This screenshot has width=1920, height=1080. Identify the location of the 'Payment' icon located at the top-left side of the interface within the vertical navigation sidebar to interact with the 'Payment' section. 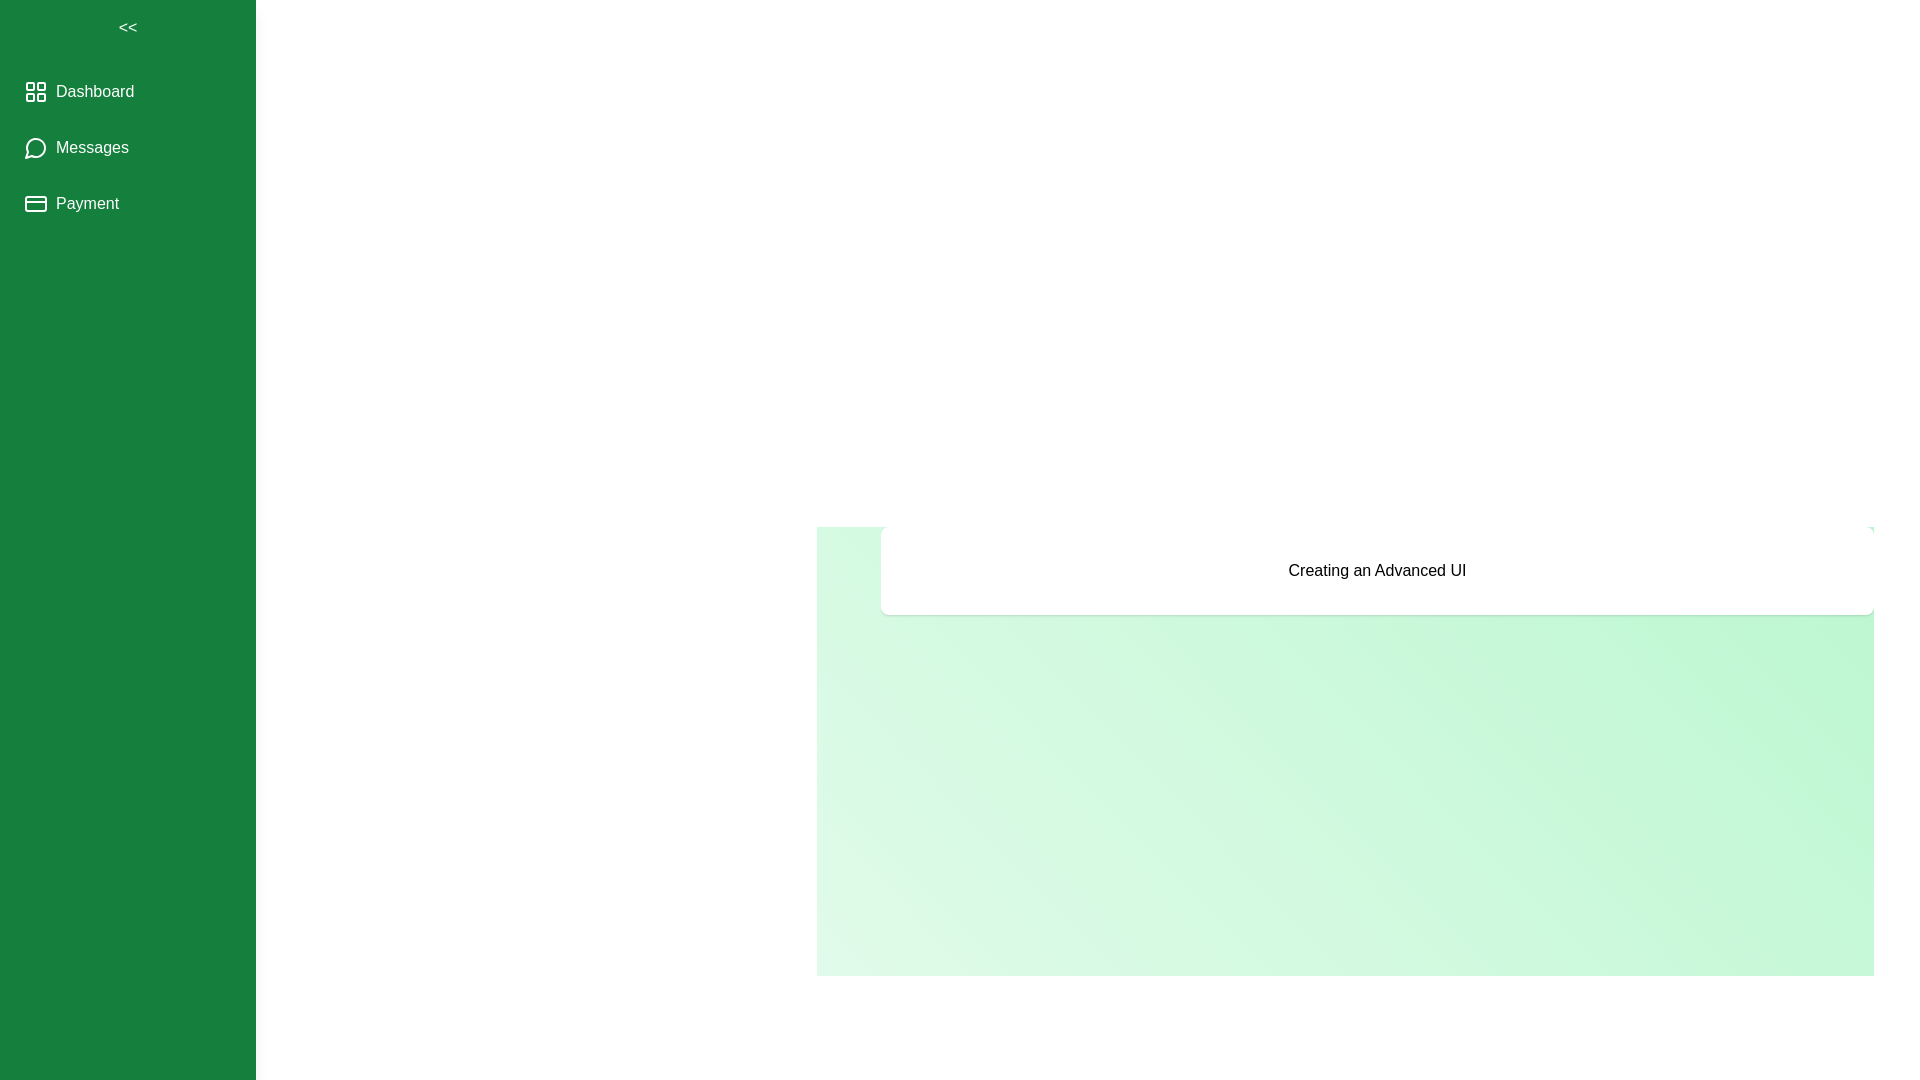
(35, 204).